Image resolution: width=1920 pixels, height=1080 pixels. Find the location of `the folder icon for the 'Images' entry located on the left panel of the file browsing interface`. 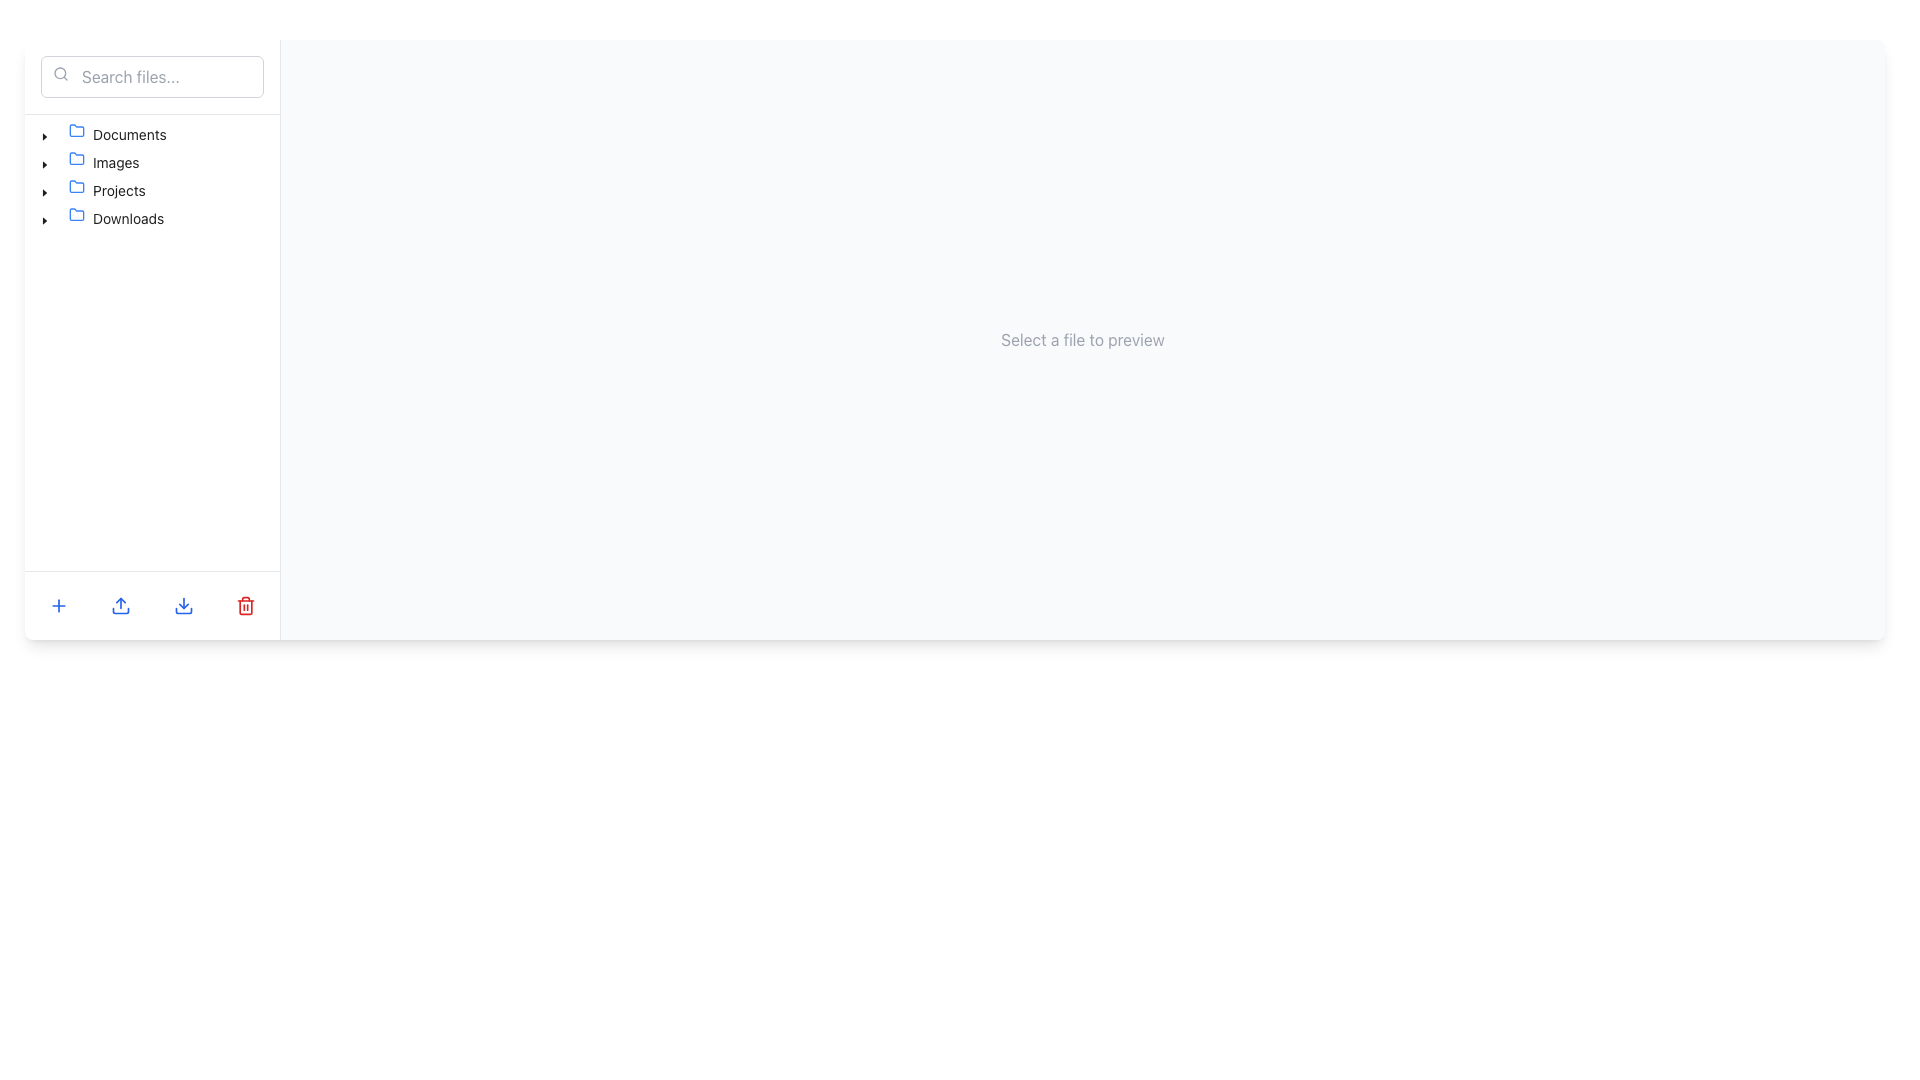

the folder icon for the 'Images' entry located on the left panel of the file browsing interface is located at coordinates (80, 161).